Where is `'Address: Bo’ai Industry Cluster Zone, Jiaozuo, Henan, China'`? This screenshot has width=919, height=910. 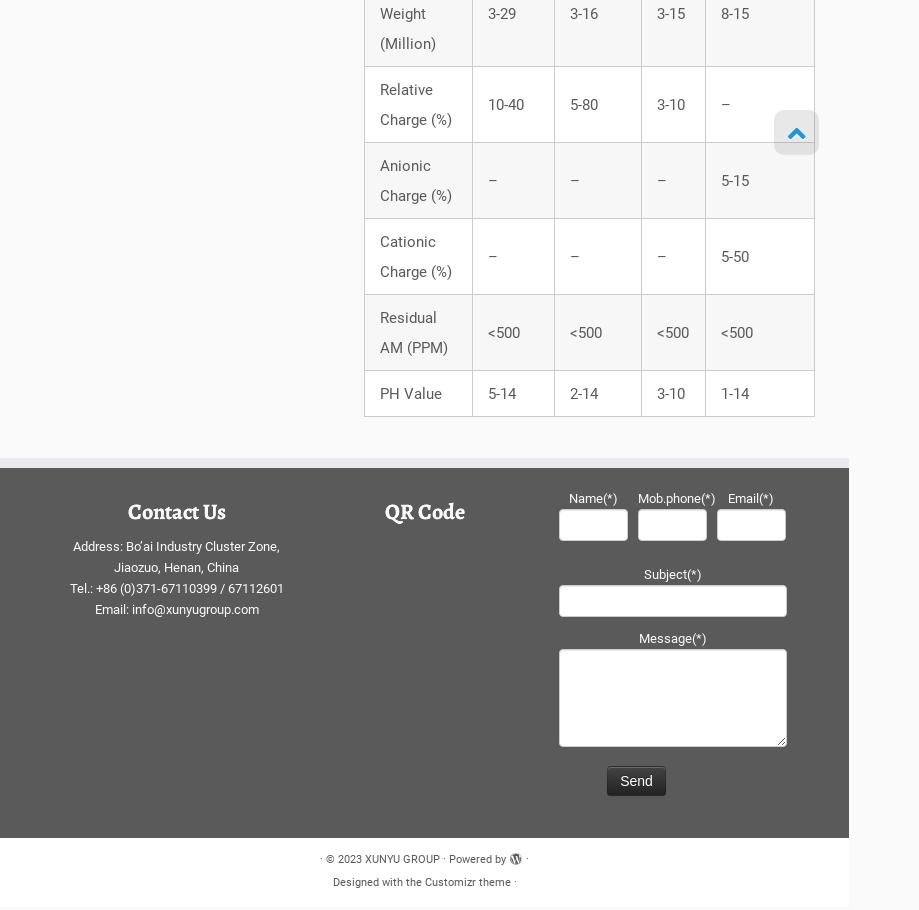 'Address: Bo’ai Industry Cluster Zone, Jiaozuo, Henan, China' is located at coordinates (72, 562).